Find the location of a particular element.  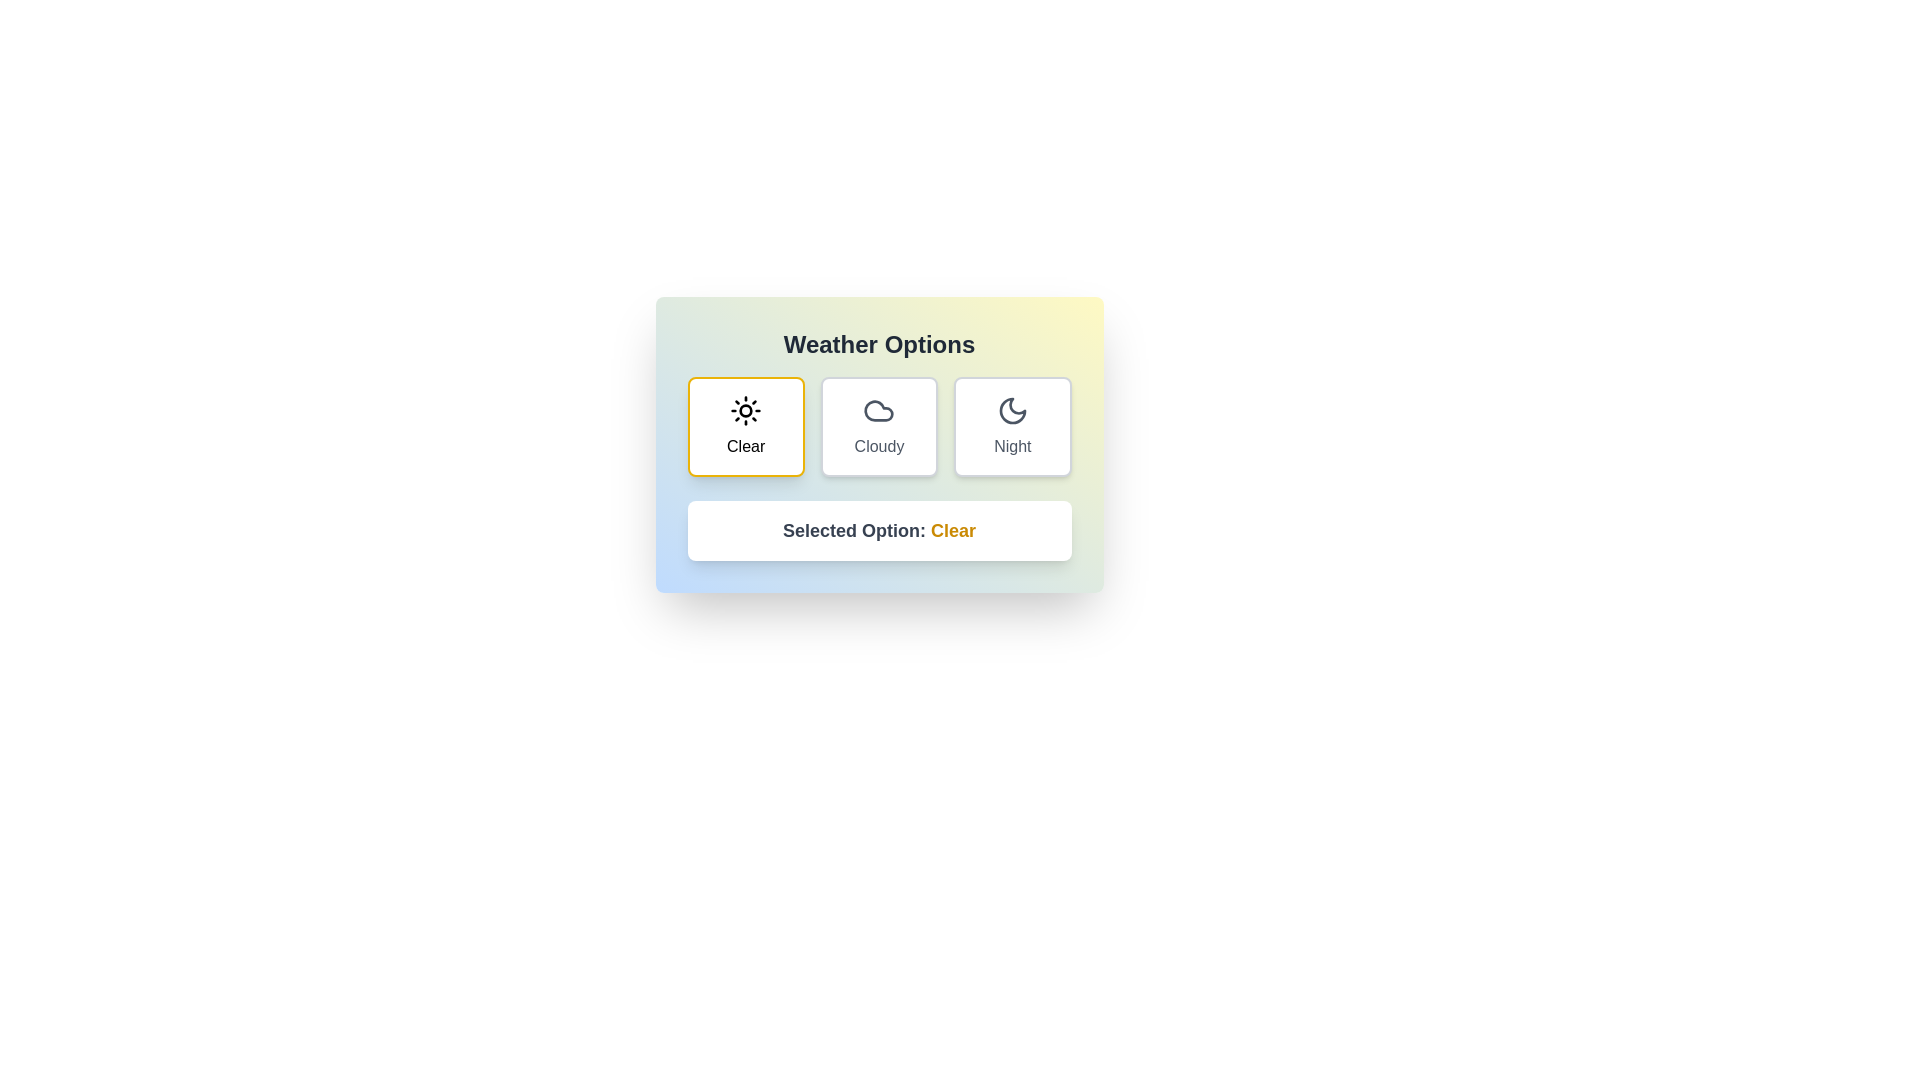

the 'Night' button in the weather options interface is located at coordinates (1012, 426).